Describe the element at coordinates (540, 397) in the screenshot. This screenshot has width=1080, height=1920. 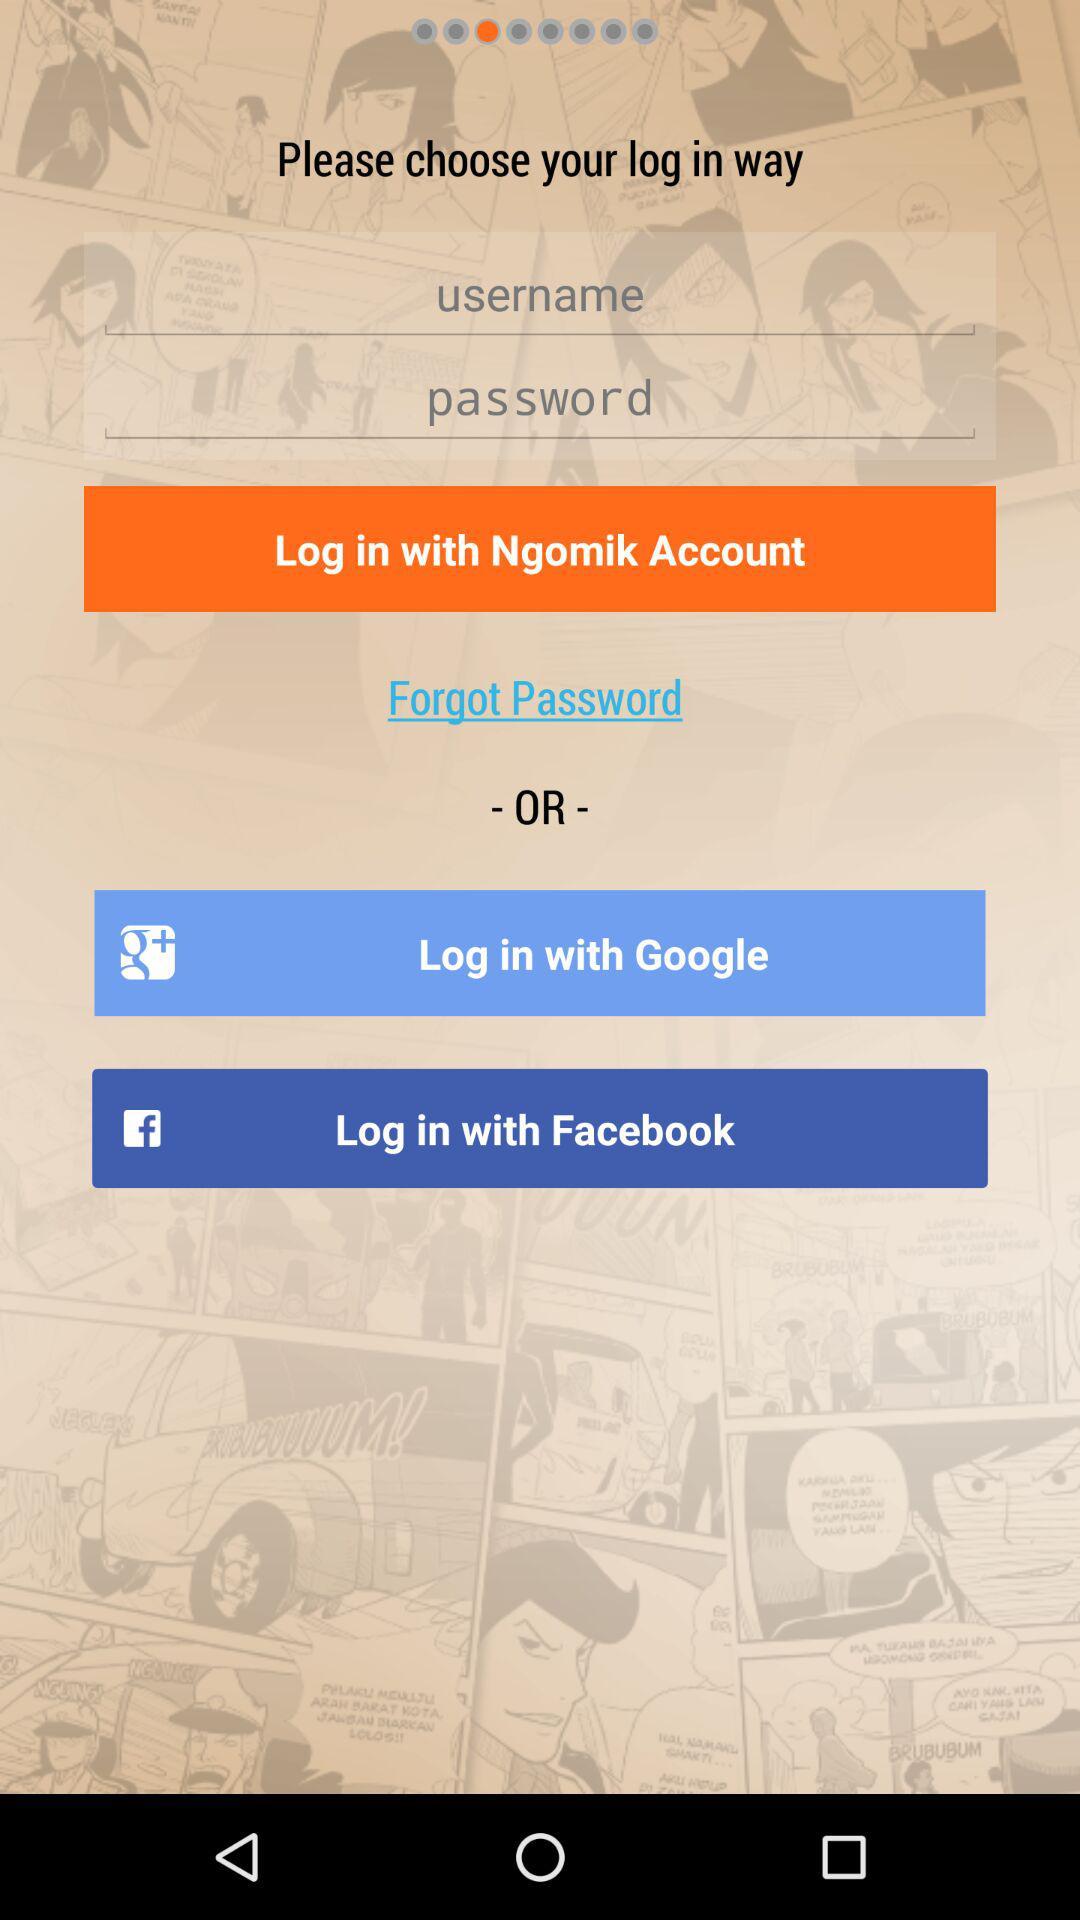
I see `password page` at that location.